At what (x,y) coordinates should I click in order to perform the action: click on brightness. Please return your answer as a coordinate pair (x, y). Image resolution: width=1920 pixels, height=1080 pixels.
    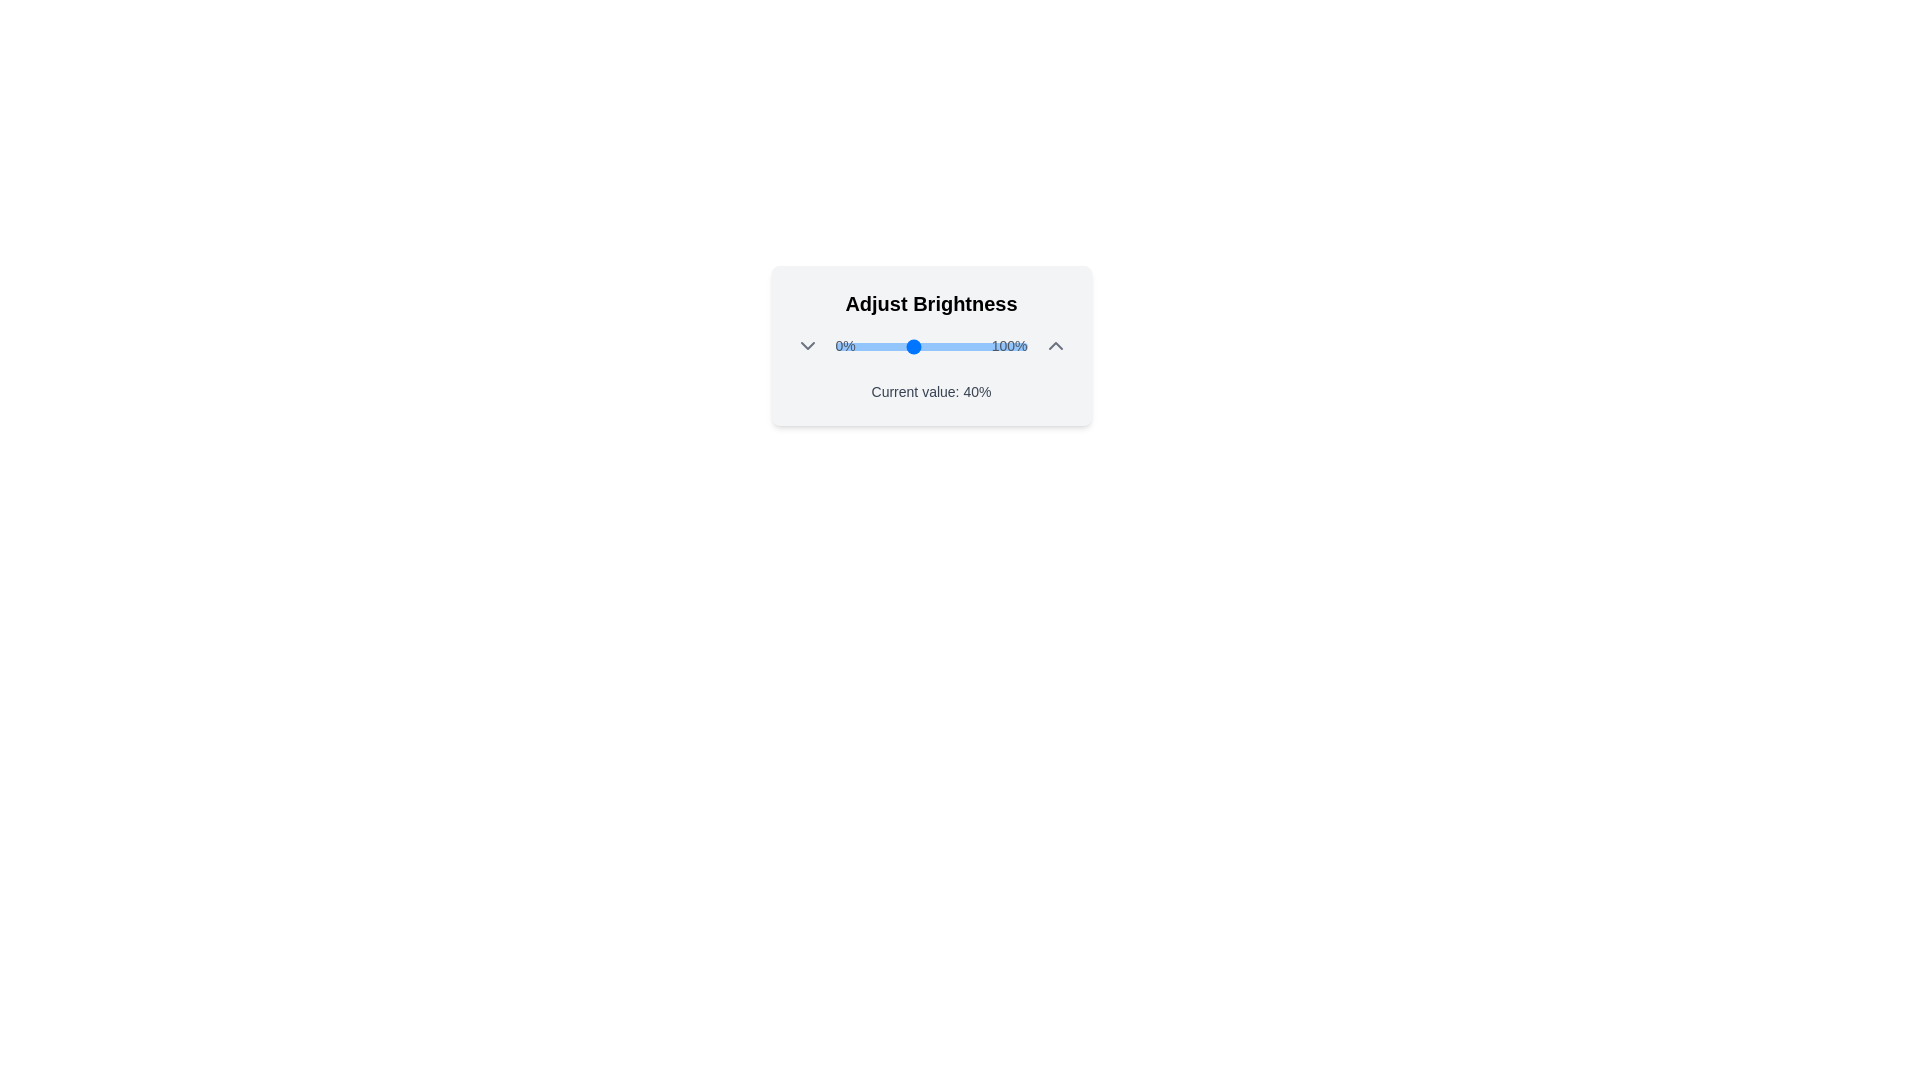
    Looking at the image, I should click on (866, 346).